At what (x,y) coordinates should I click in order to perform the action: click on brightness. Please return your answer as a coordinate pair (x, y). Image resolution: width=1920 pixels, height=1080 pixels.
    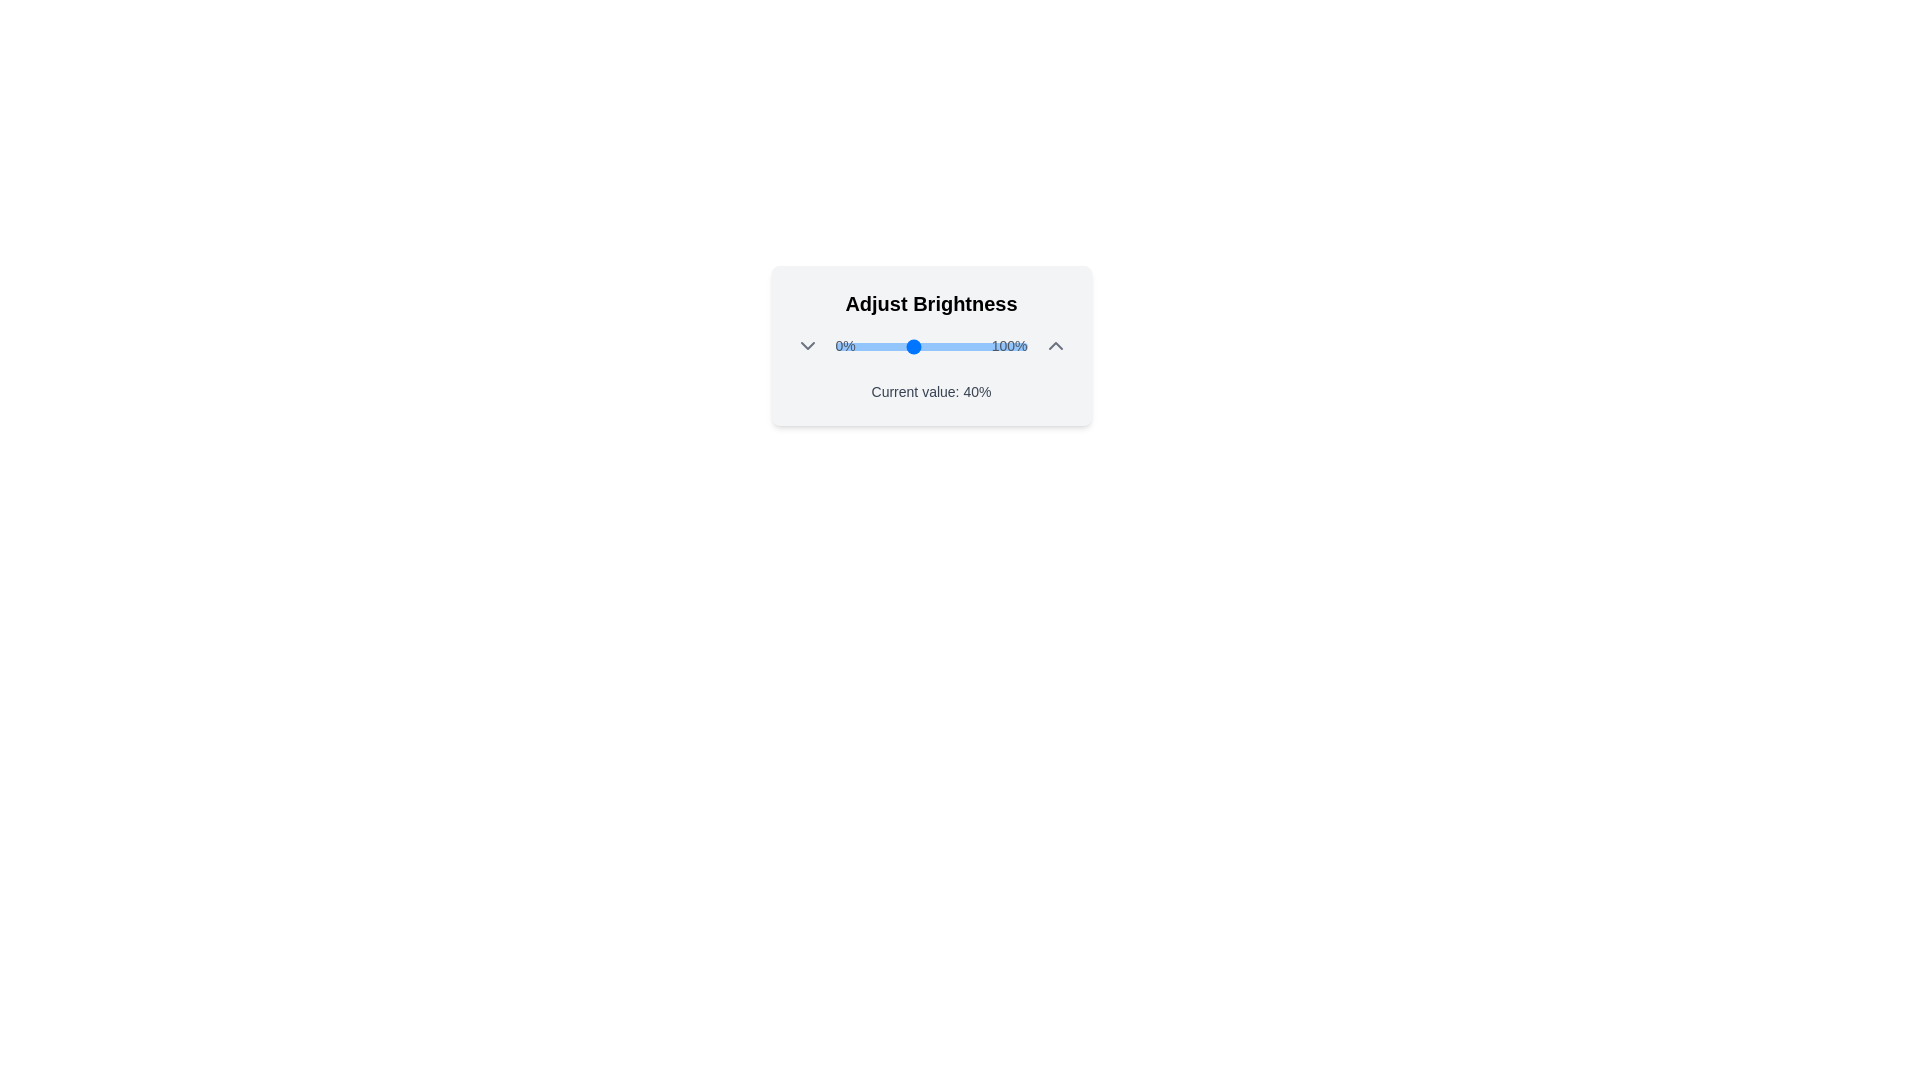
    Looking at the image, I should click on (866, 346).